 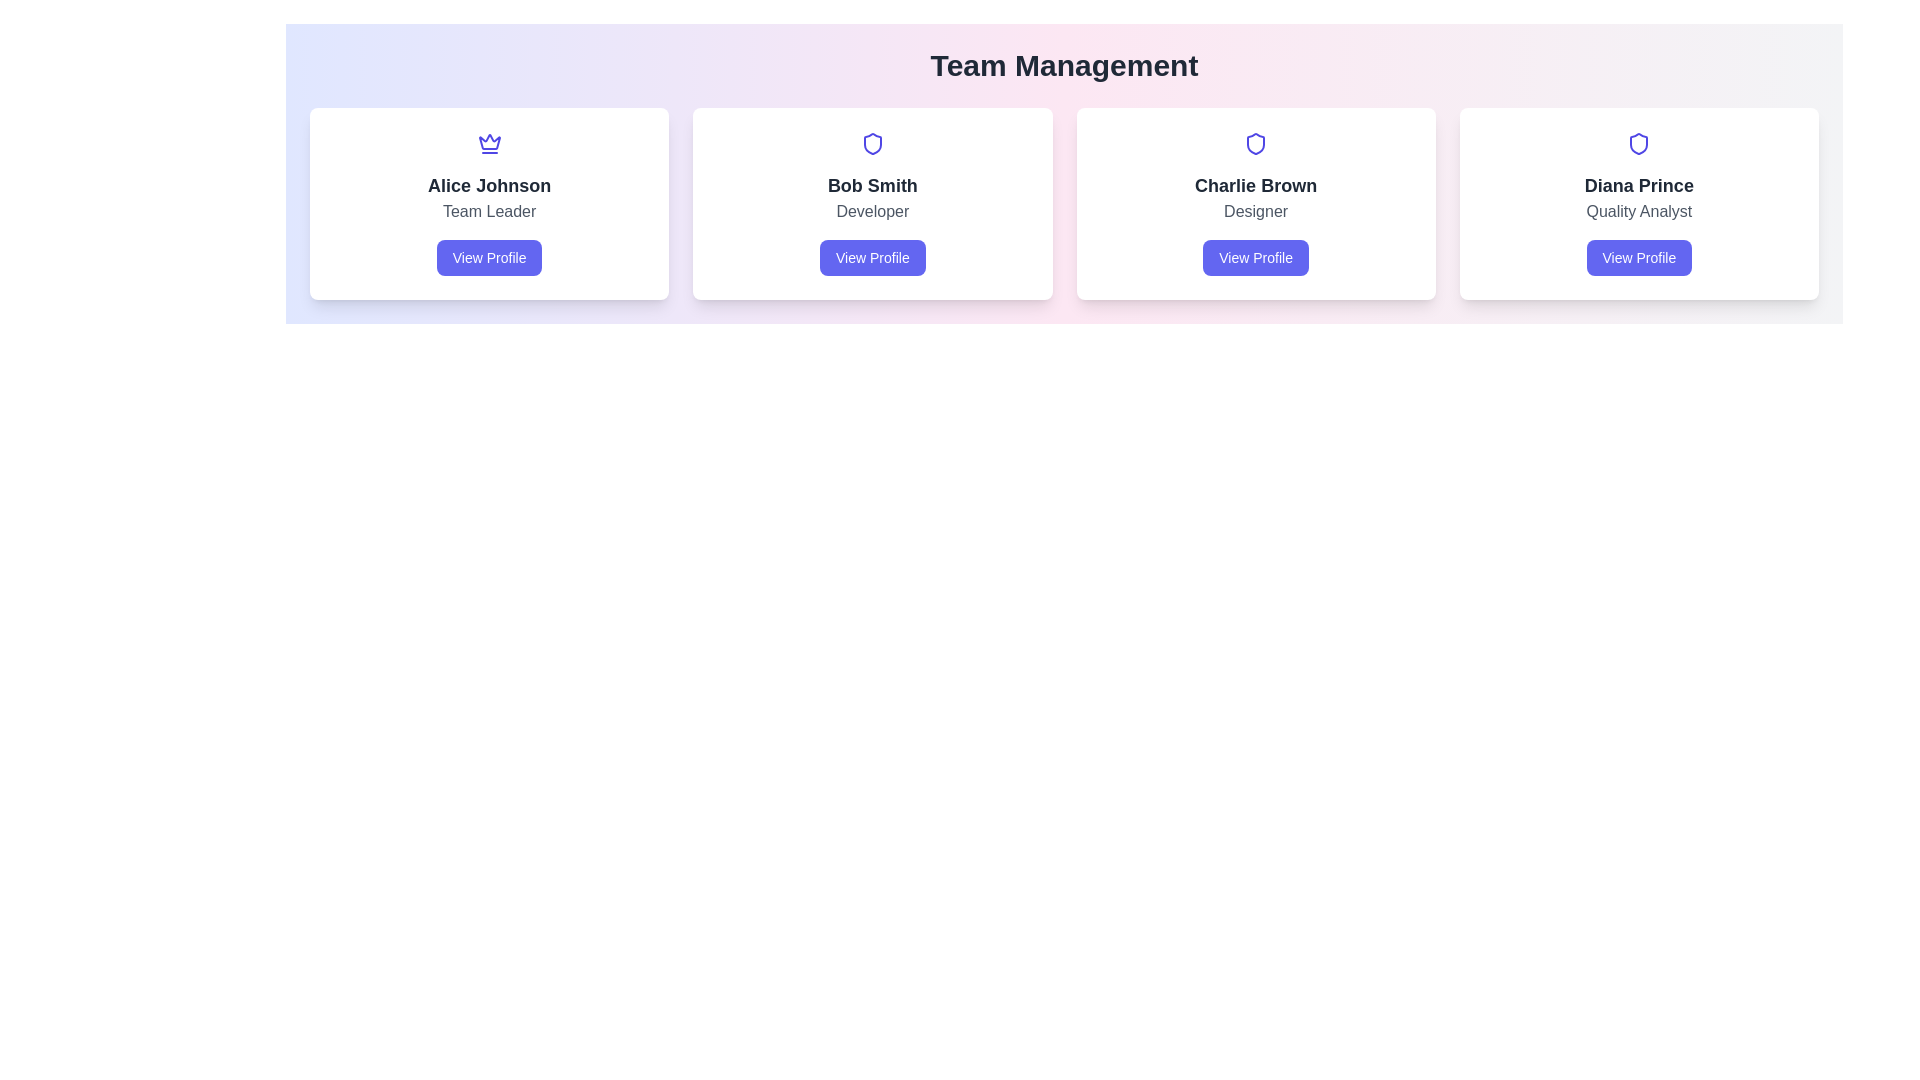 What do you see at coordinates (872, 185) in the screenshot?
I see `the text label that identifies the individual represented by the second card in a row of four cards, located above the title 'Developer' and below the role icon` at bounding box center [872, 185].